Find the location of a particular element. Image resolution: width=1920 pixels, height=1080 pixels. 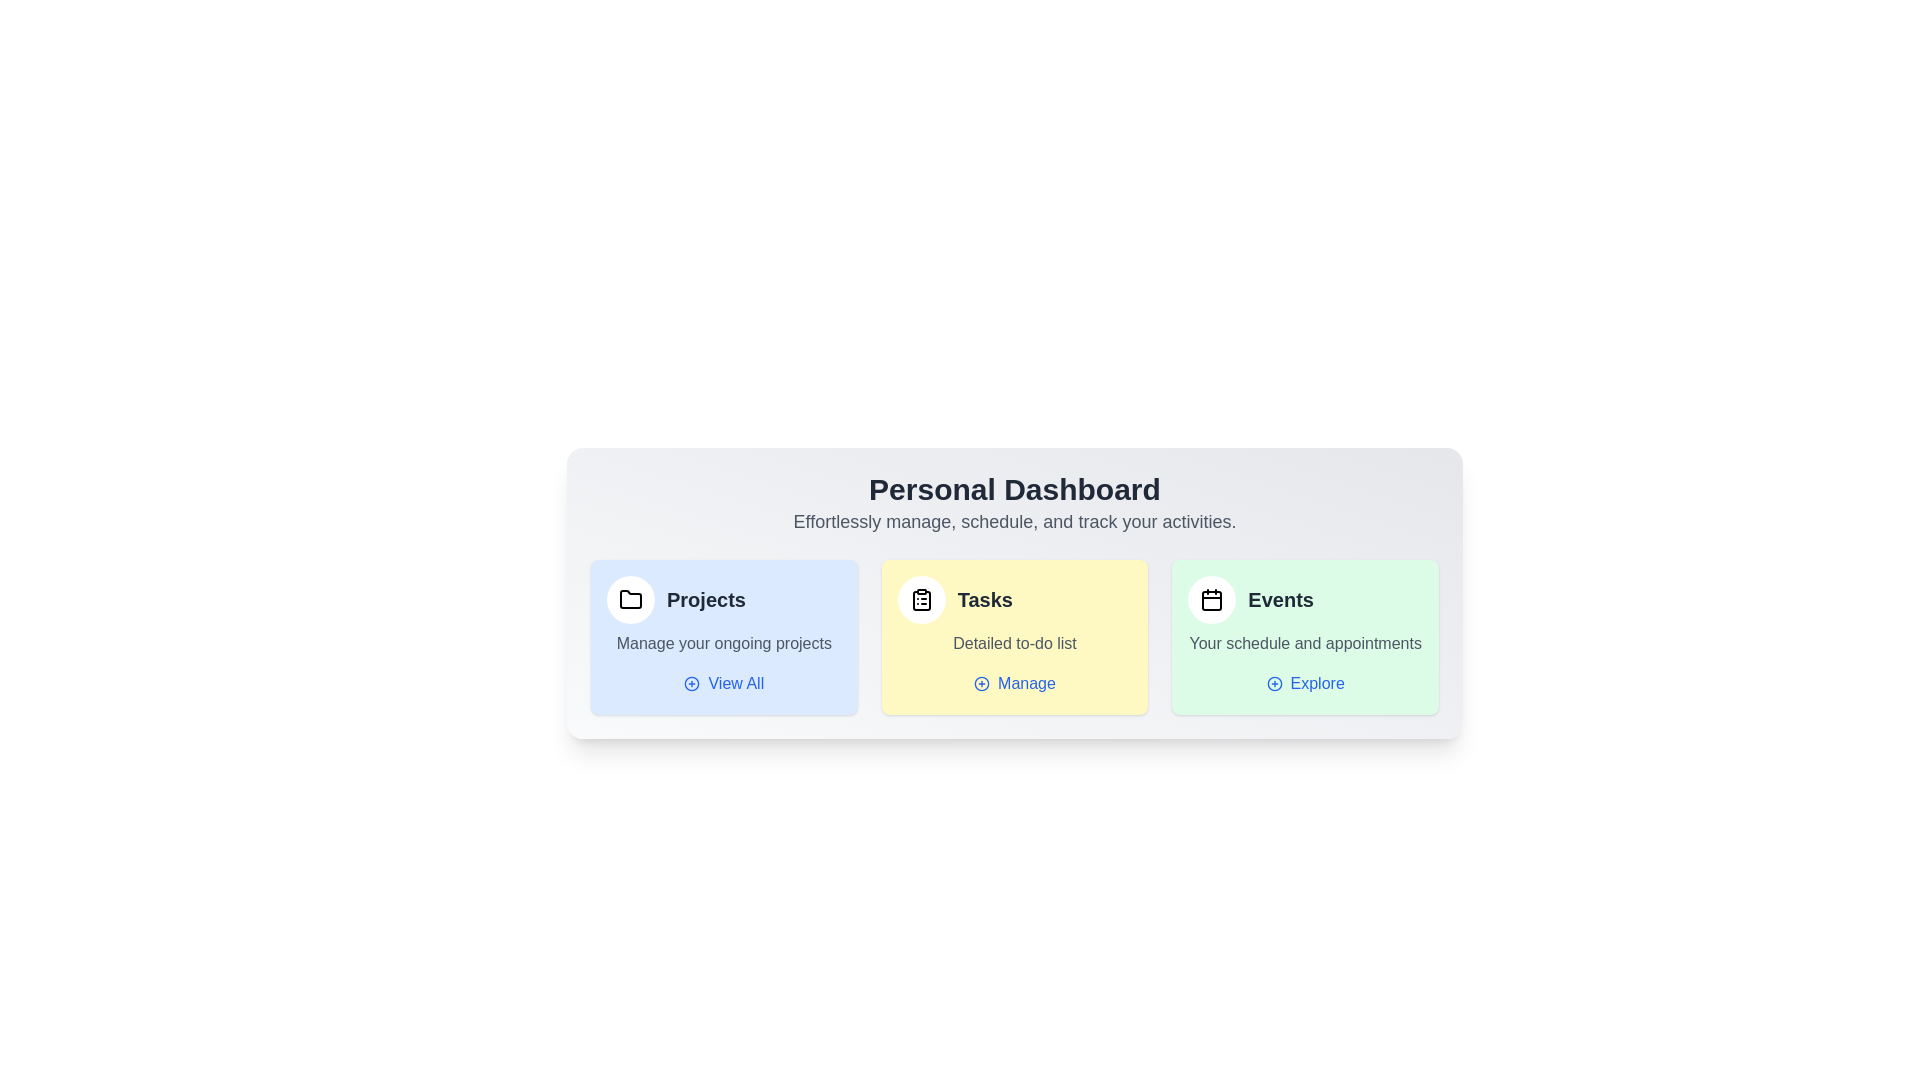

the section labeled Tasks is located at coordinates (1014, 636).